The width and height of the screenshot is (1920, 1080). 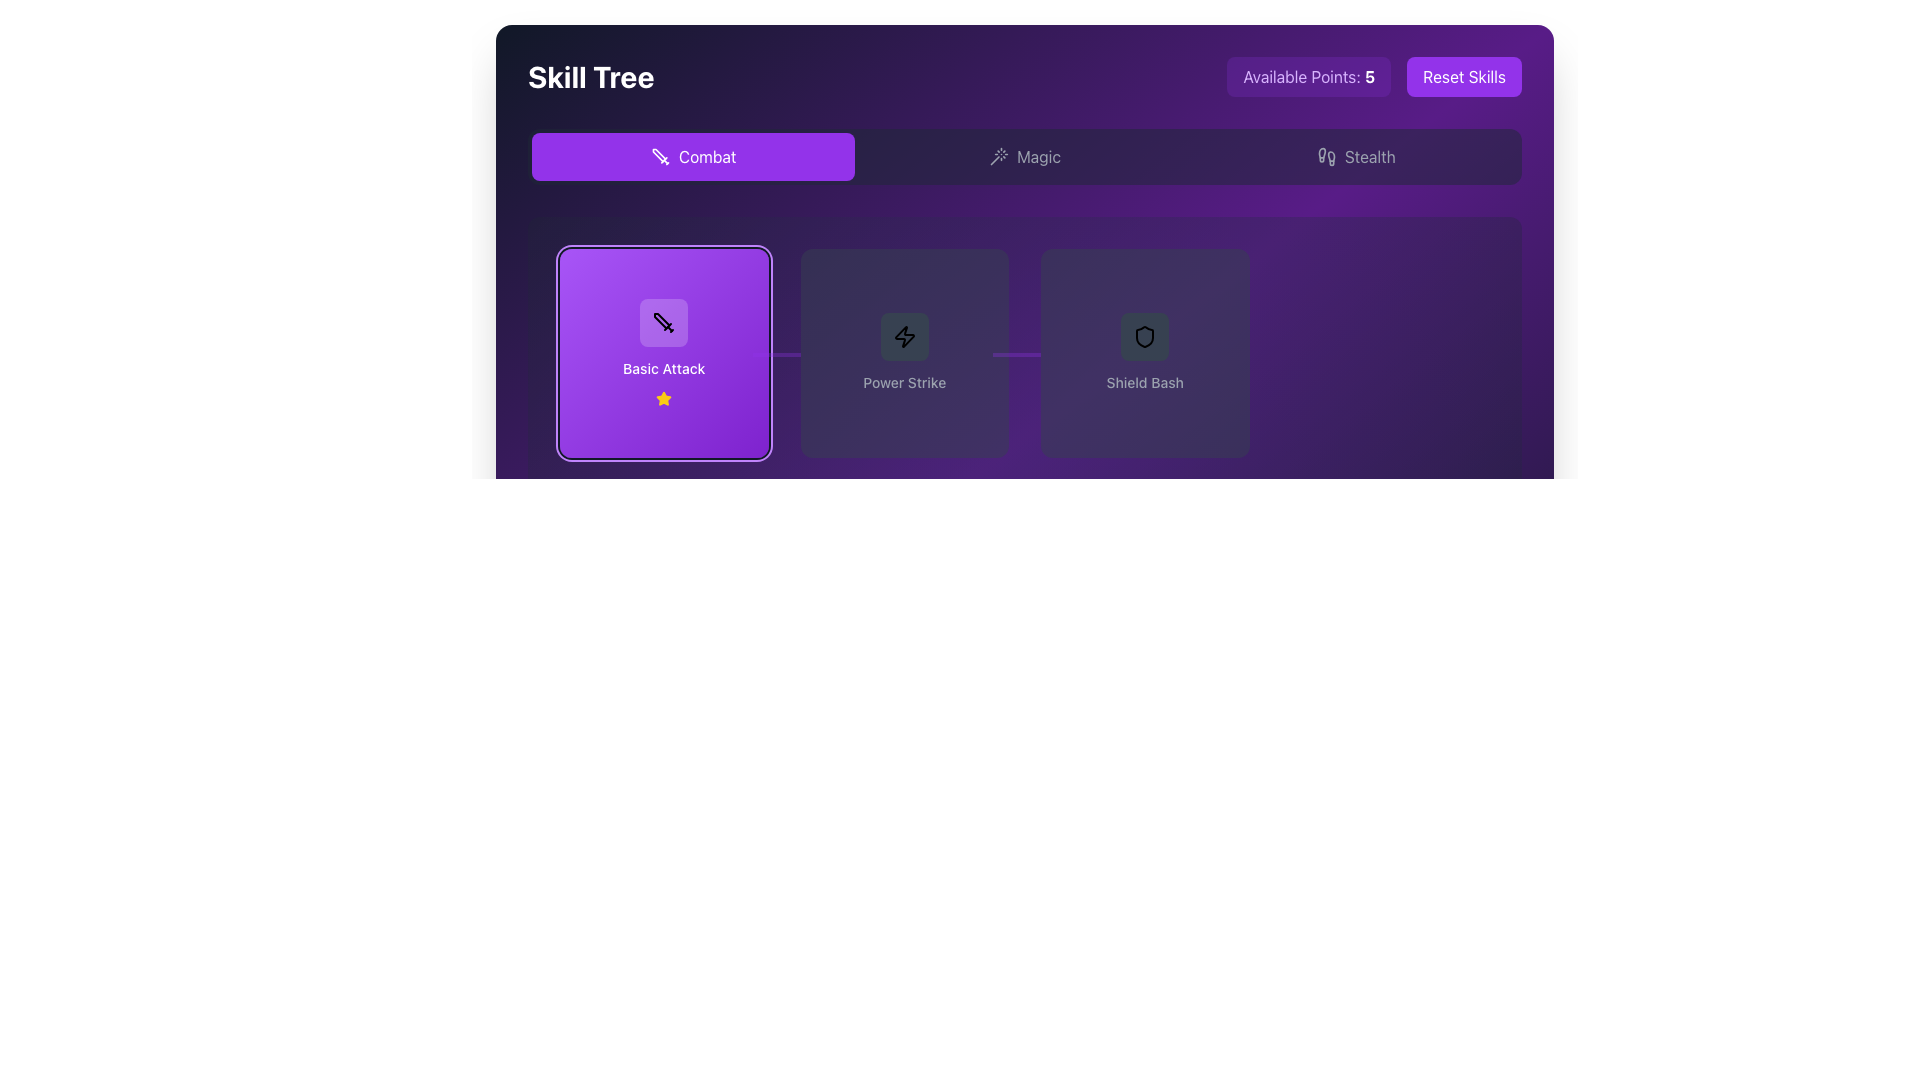 What do you see at coordinates (1024, 156) in the screenshot?
I see `the 'Magic' button, which features a wand icon and changes background color on hover` at bounding box center [1024, 156].